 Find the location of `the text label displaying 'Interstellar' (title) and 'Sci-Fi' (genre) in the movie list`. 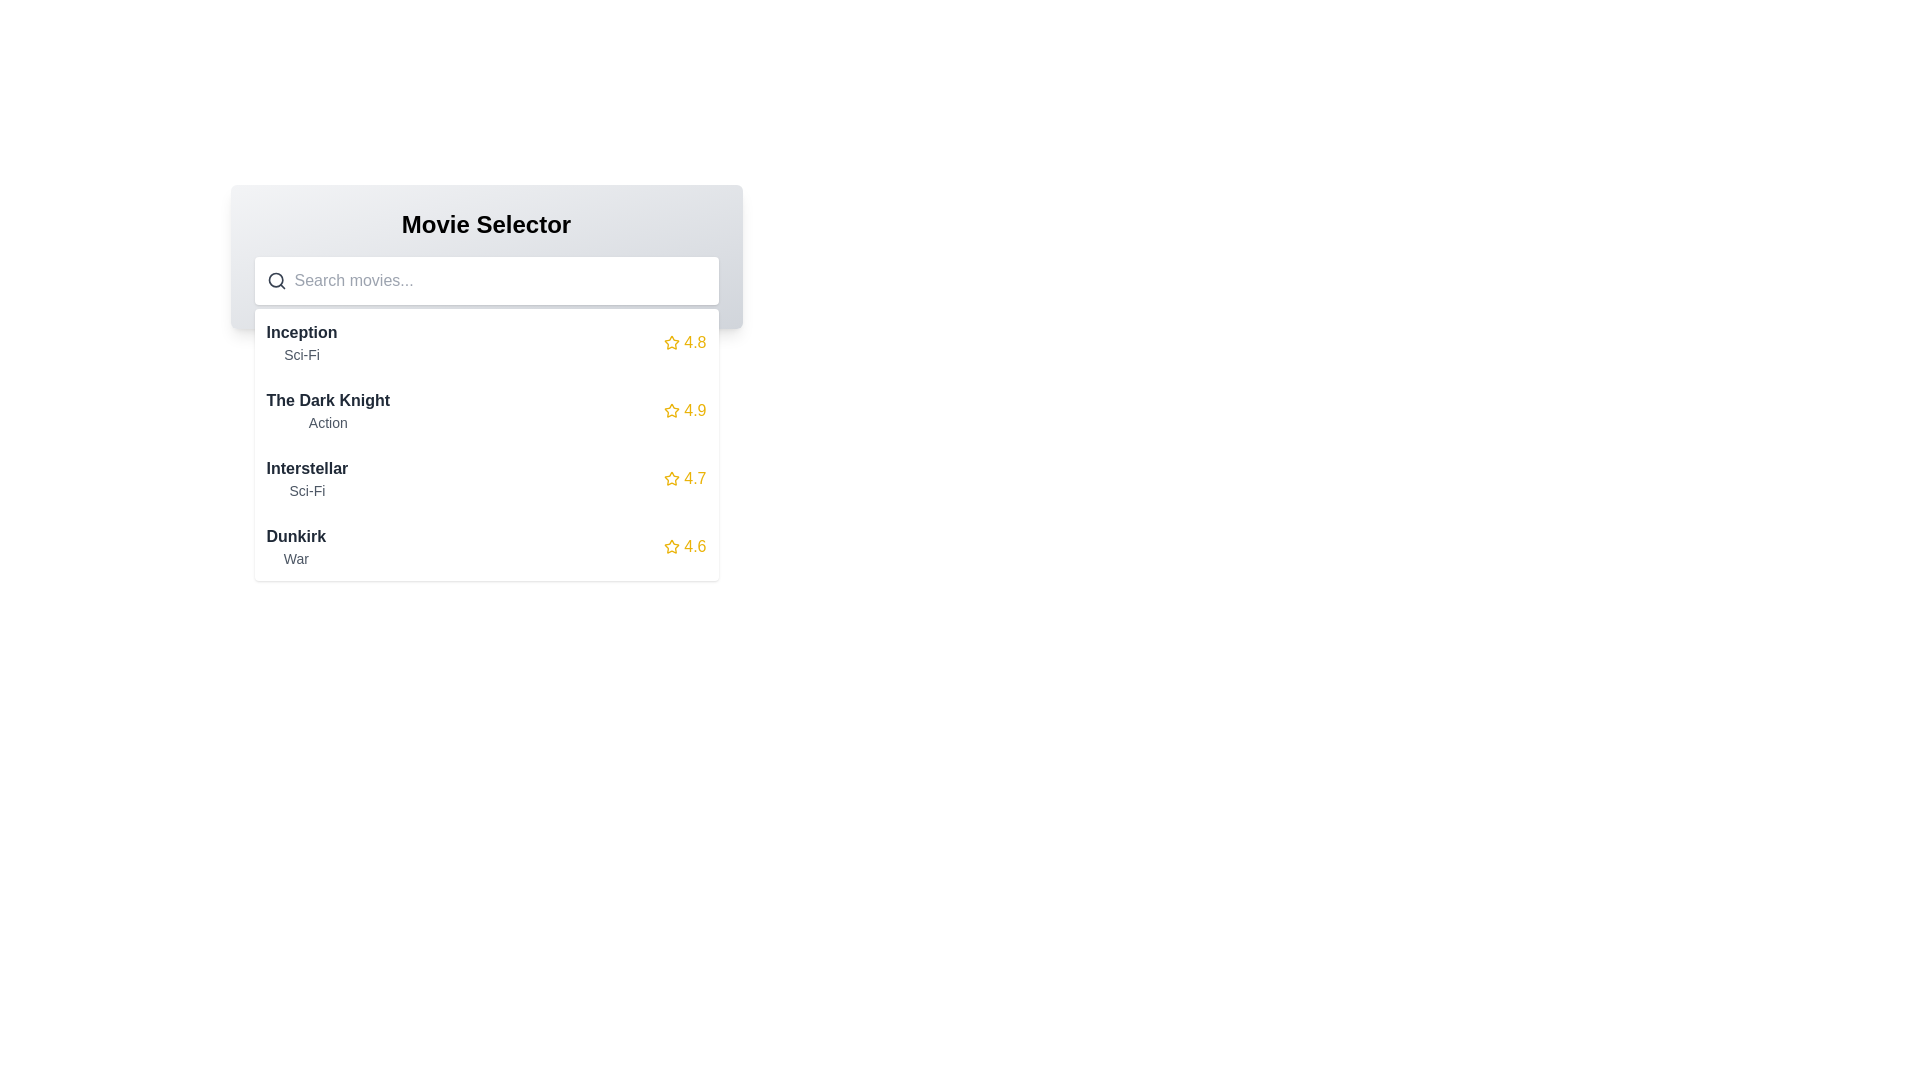

the text label displaying 'Interstellar' (title) and 'Sci-Fi' (genre) in the movie list is located at coordinates (306, 478).